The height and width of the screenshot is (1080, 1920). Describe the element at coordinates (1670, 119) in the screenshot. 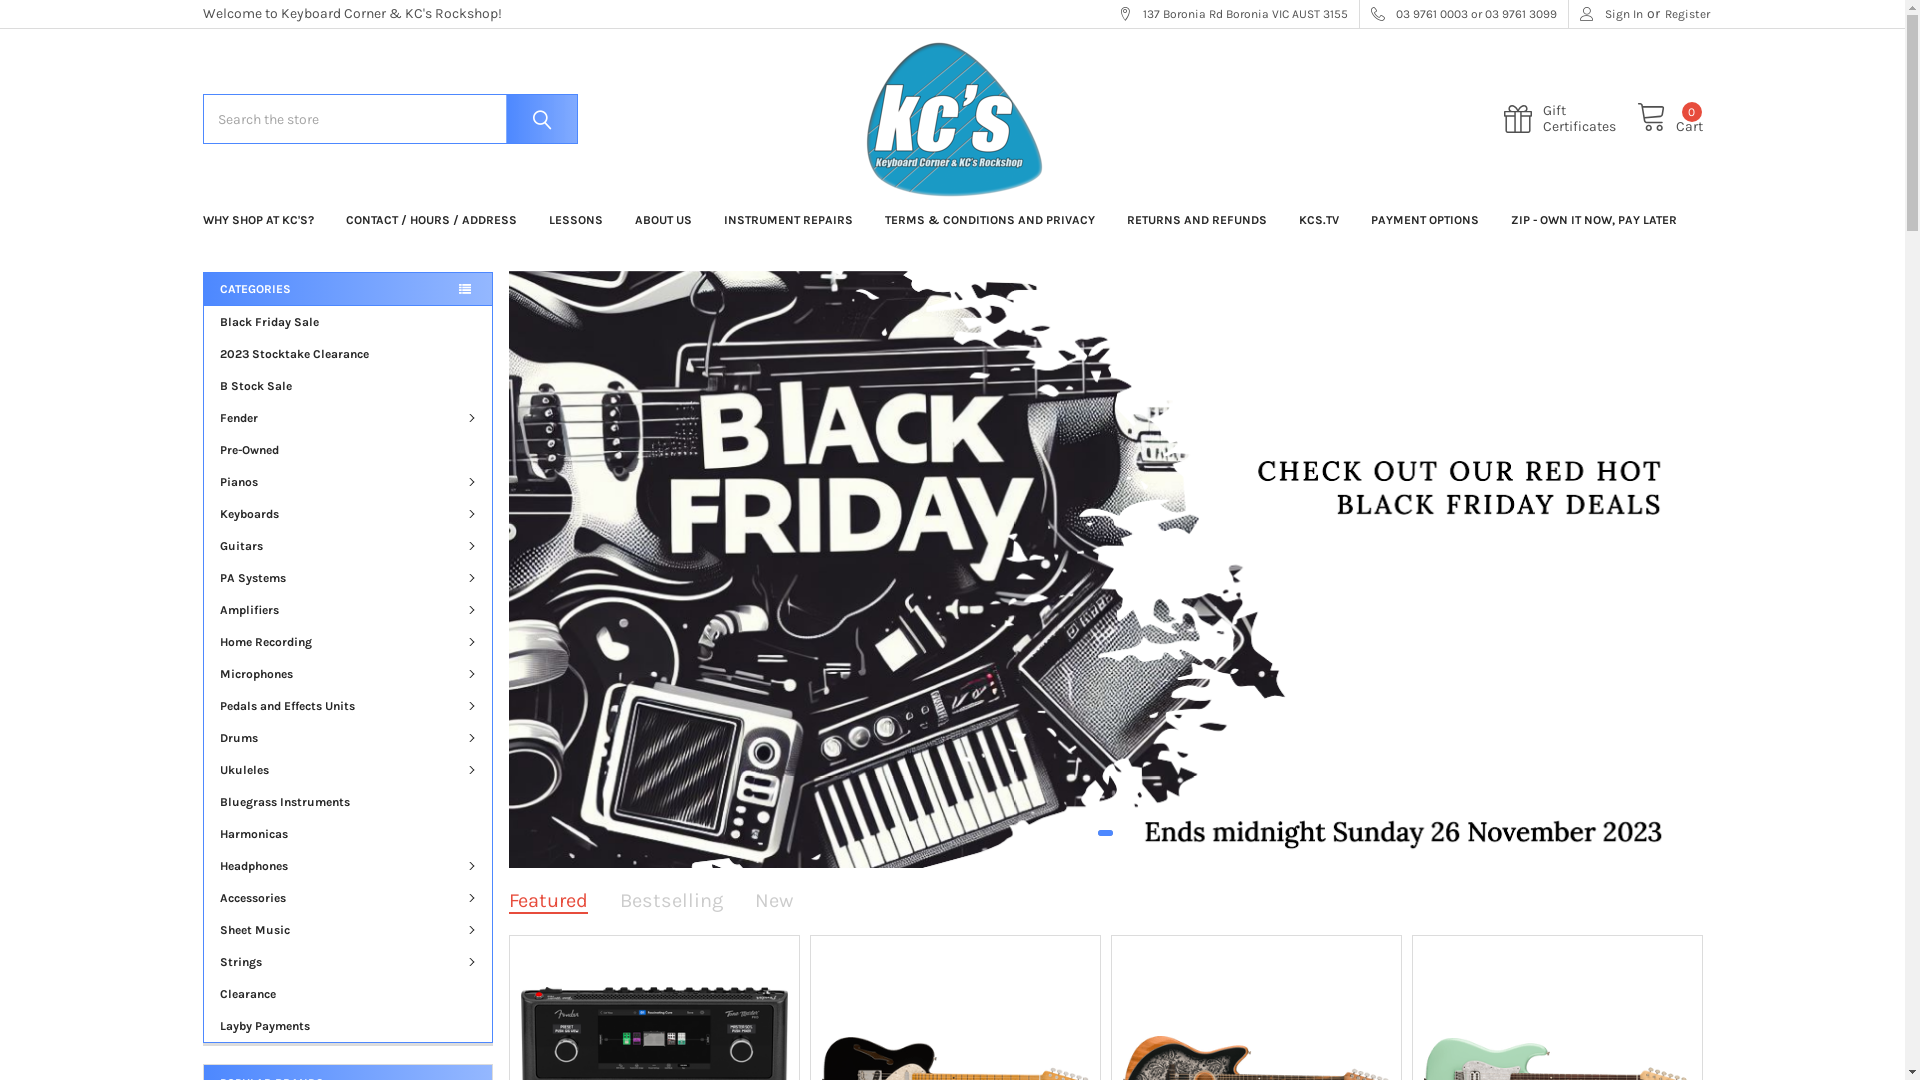

I see `'Cart` at that location.